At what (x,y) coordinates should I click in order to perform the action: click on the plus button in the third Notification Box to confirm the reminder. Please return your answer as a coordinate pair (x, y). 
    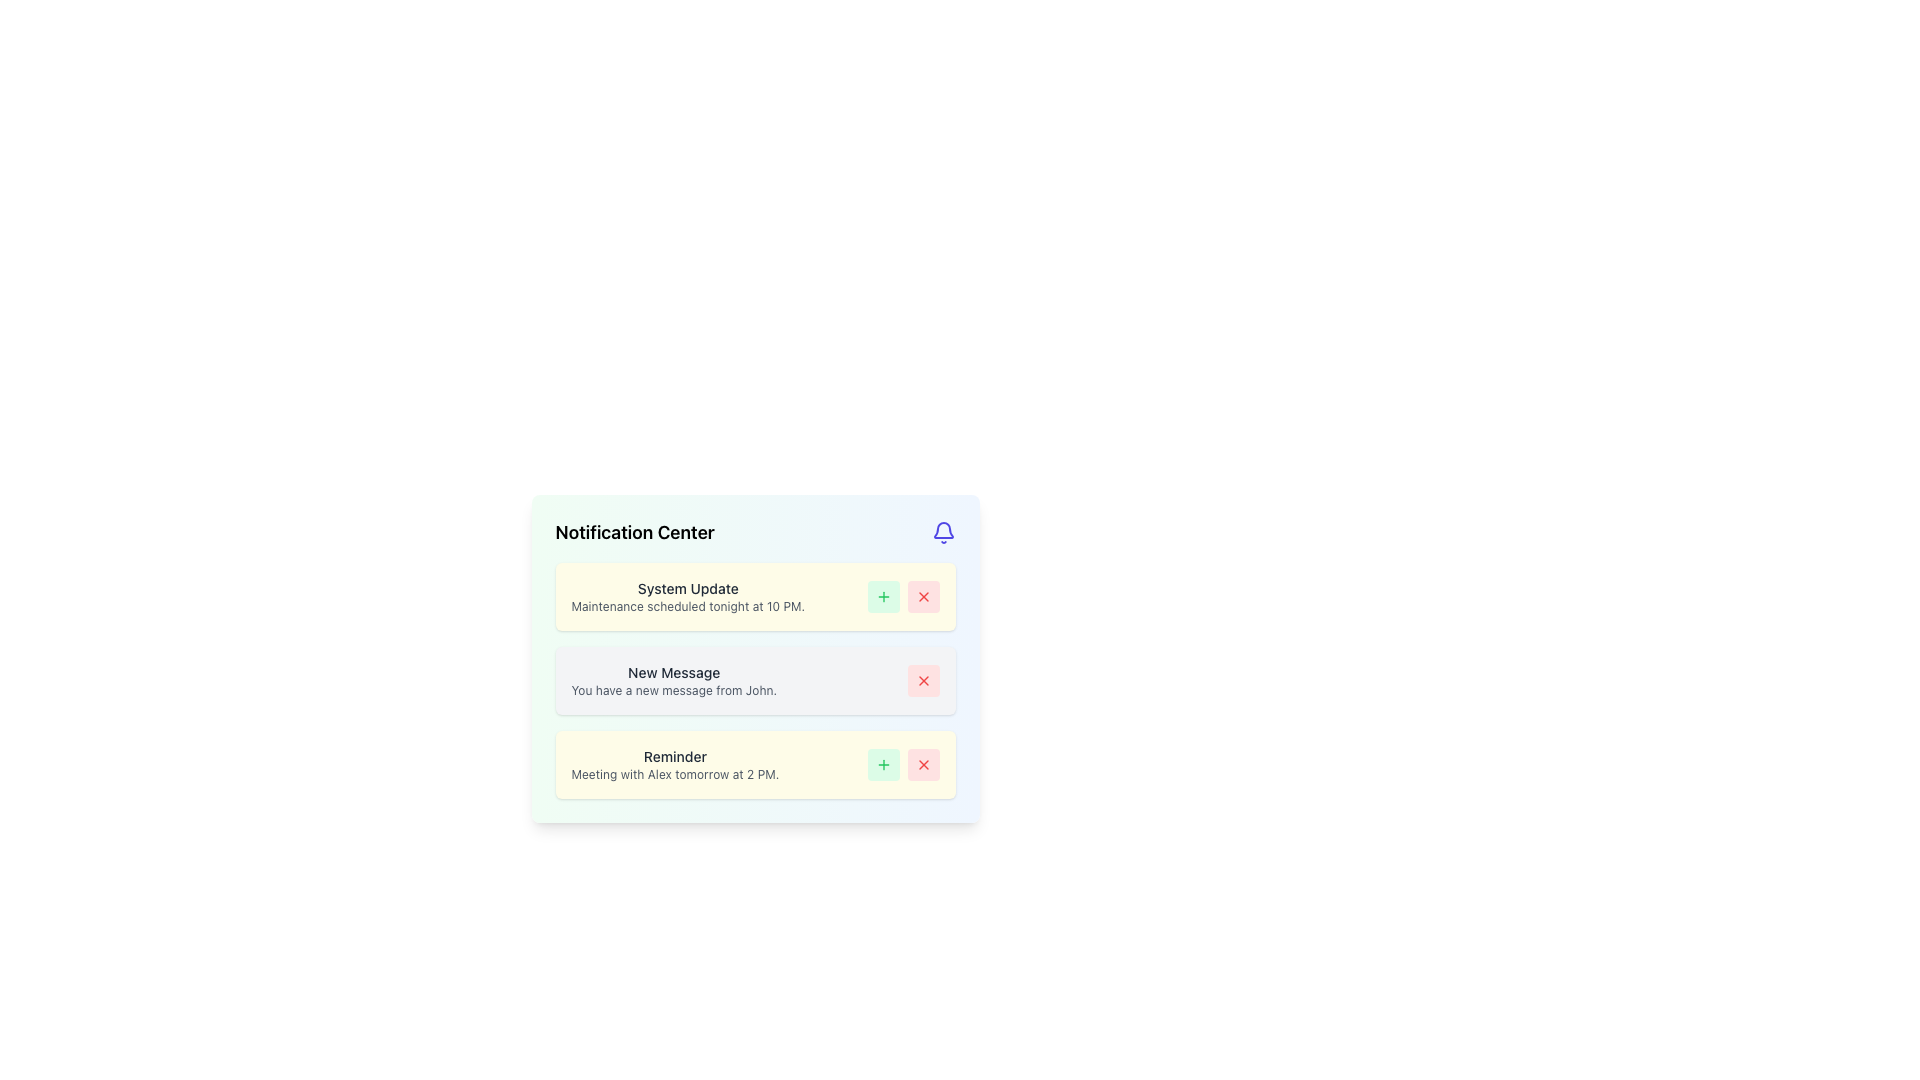
    Looking at the image, I should click on (754, 764).